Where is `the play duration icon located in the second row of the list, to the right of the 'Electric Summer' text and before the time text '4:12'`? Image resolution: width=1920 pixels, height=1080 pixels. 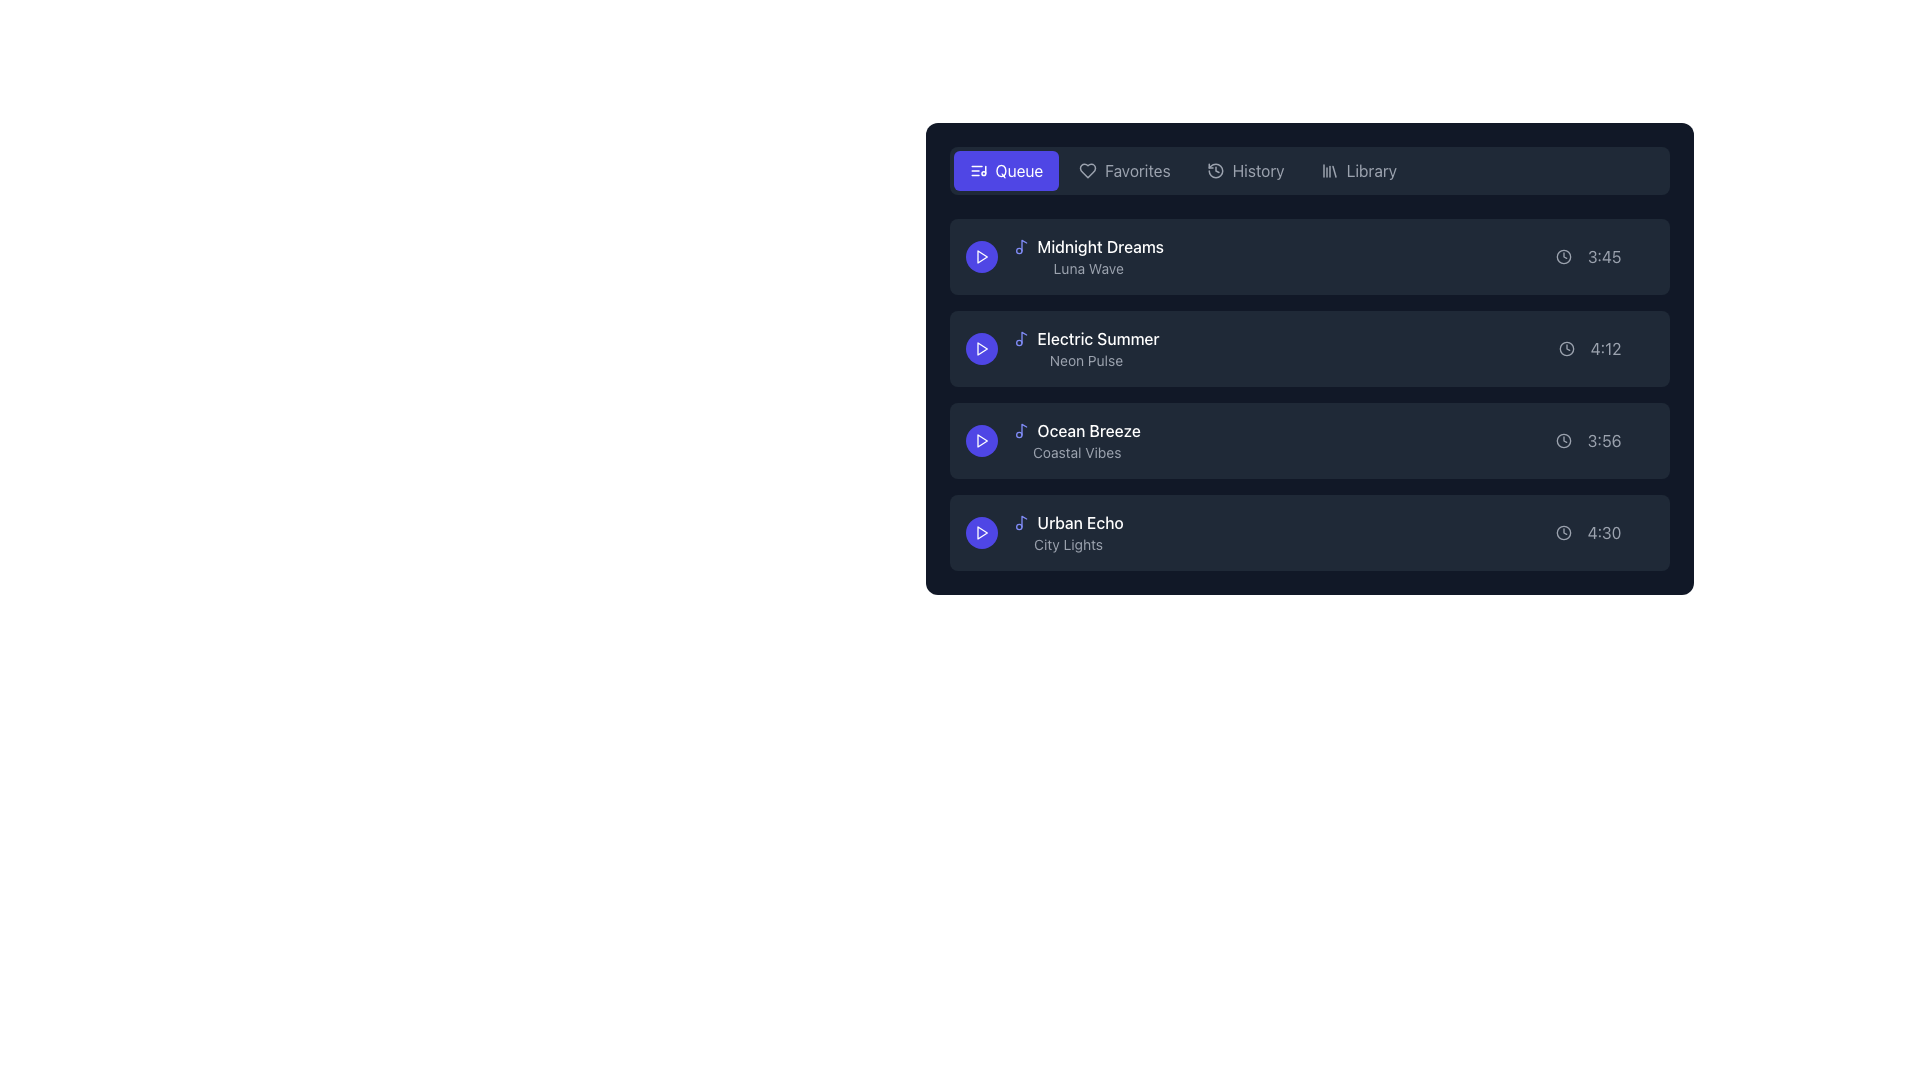
the play duration icon located in the second row of the list, to the right of the 'Electric Summer' text and before the time text '4:12' is located at coordinates (1565, 347).